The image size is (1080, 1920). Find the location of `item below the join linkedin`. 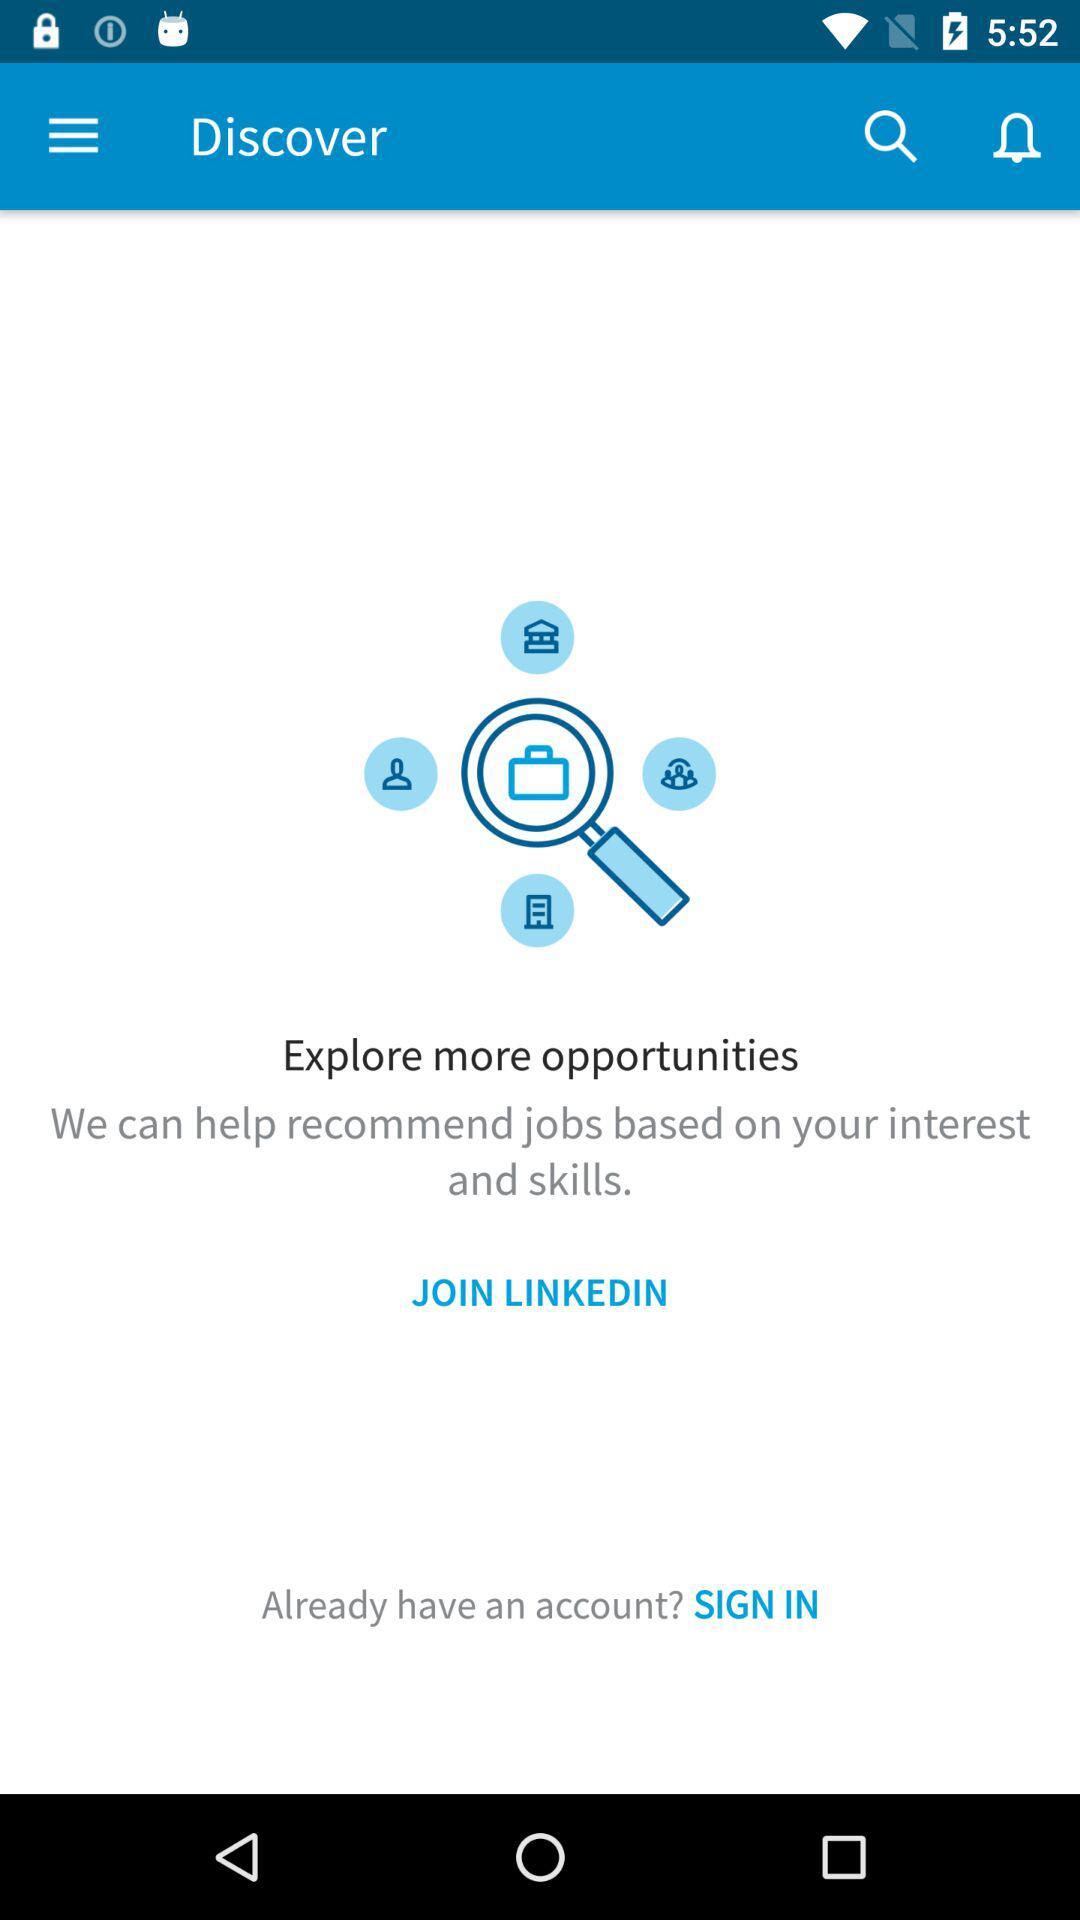

item below the join linkedin is located at coordinates (540, 1604).